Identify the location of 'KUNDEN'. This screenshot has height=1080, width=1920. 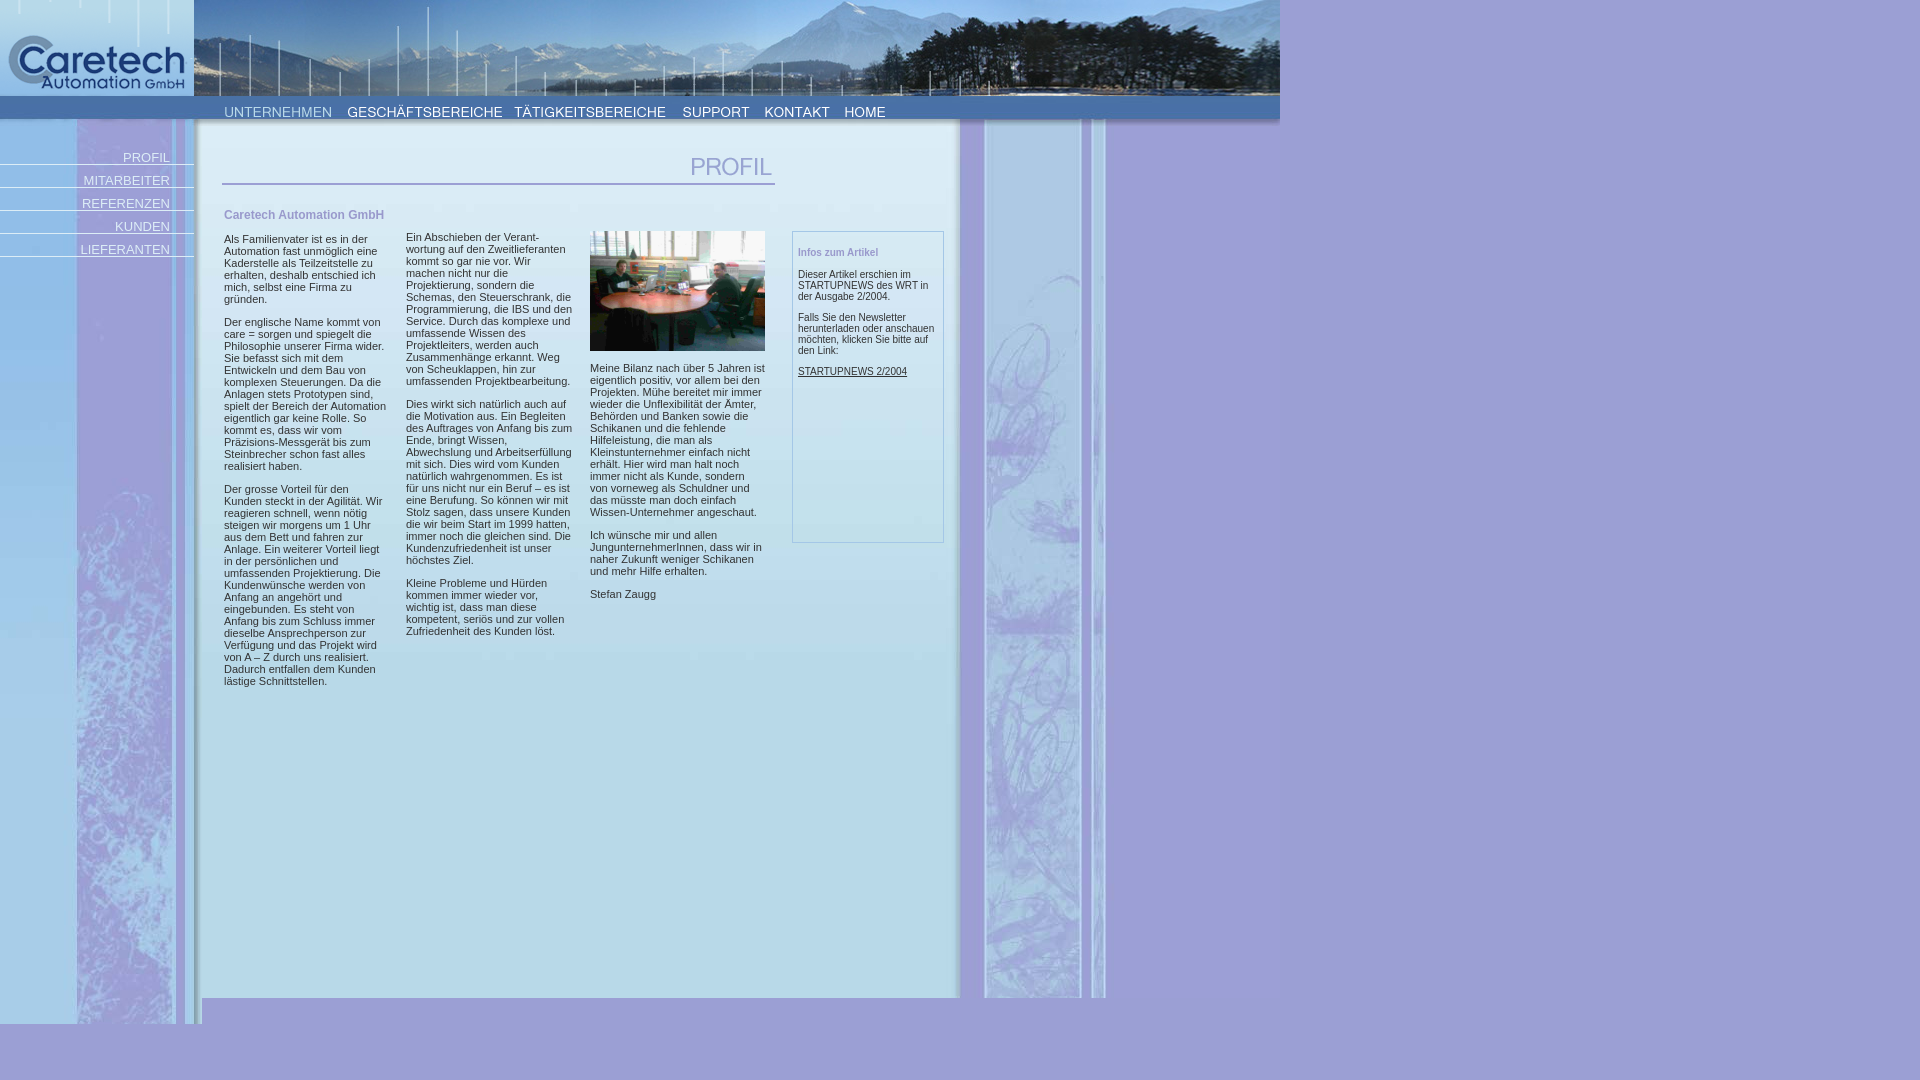
(95, 225).